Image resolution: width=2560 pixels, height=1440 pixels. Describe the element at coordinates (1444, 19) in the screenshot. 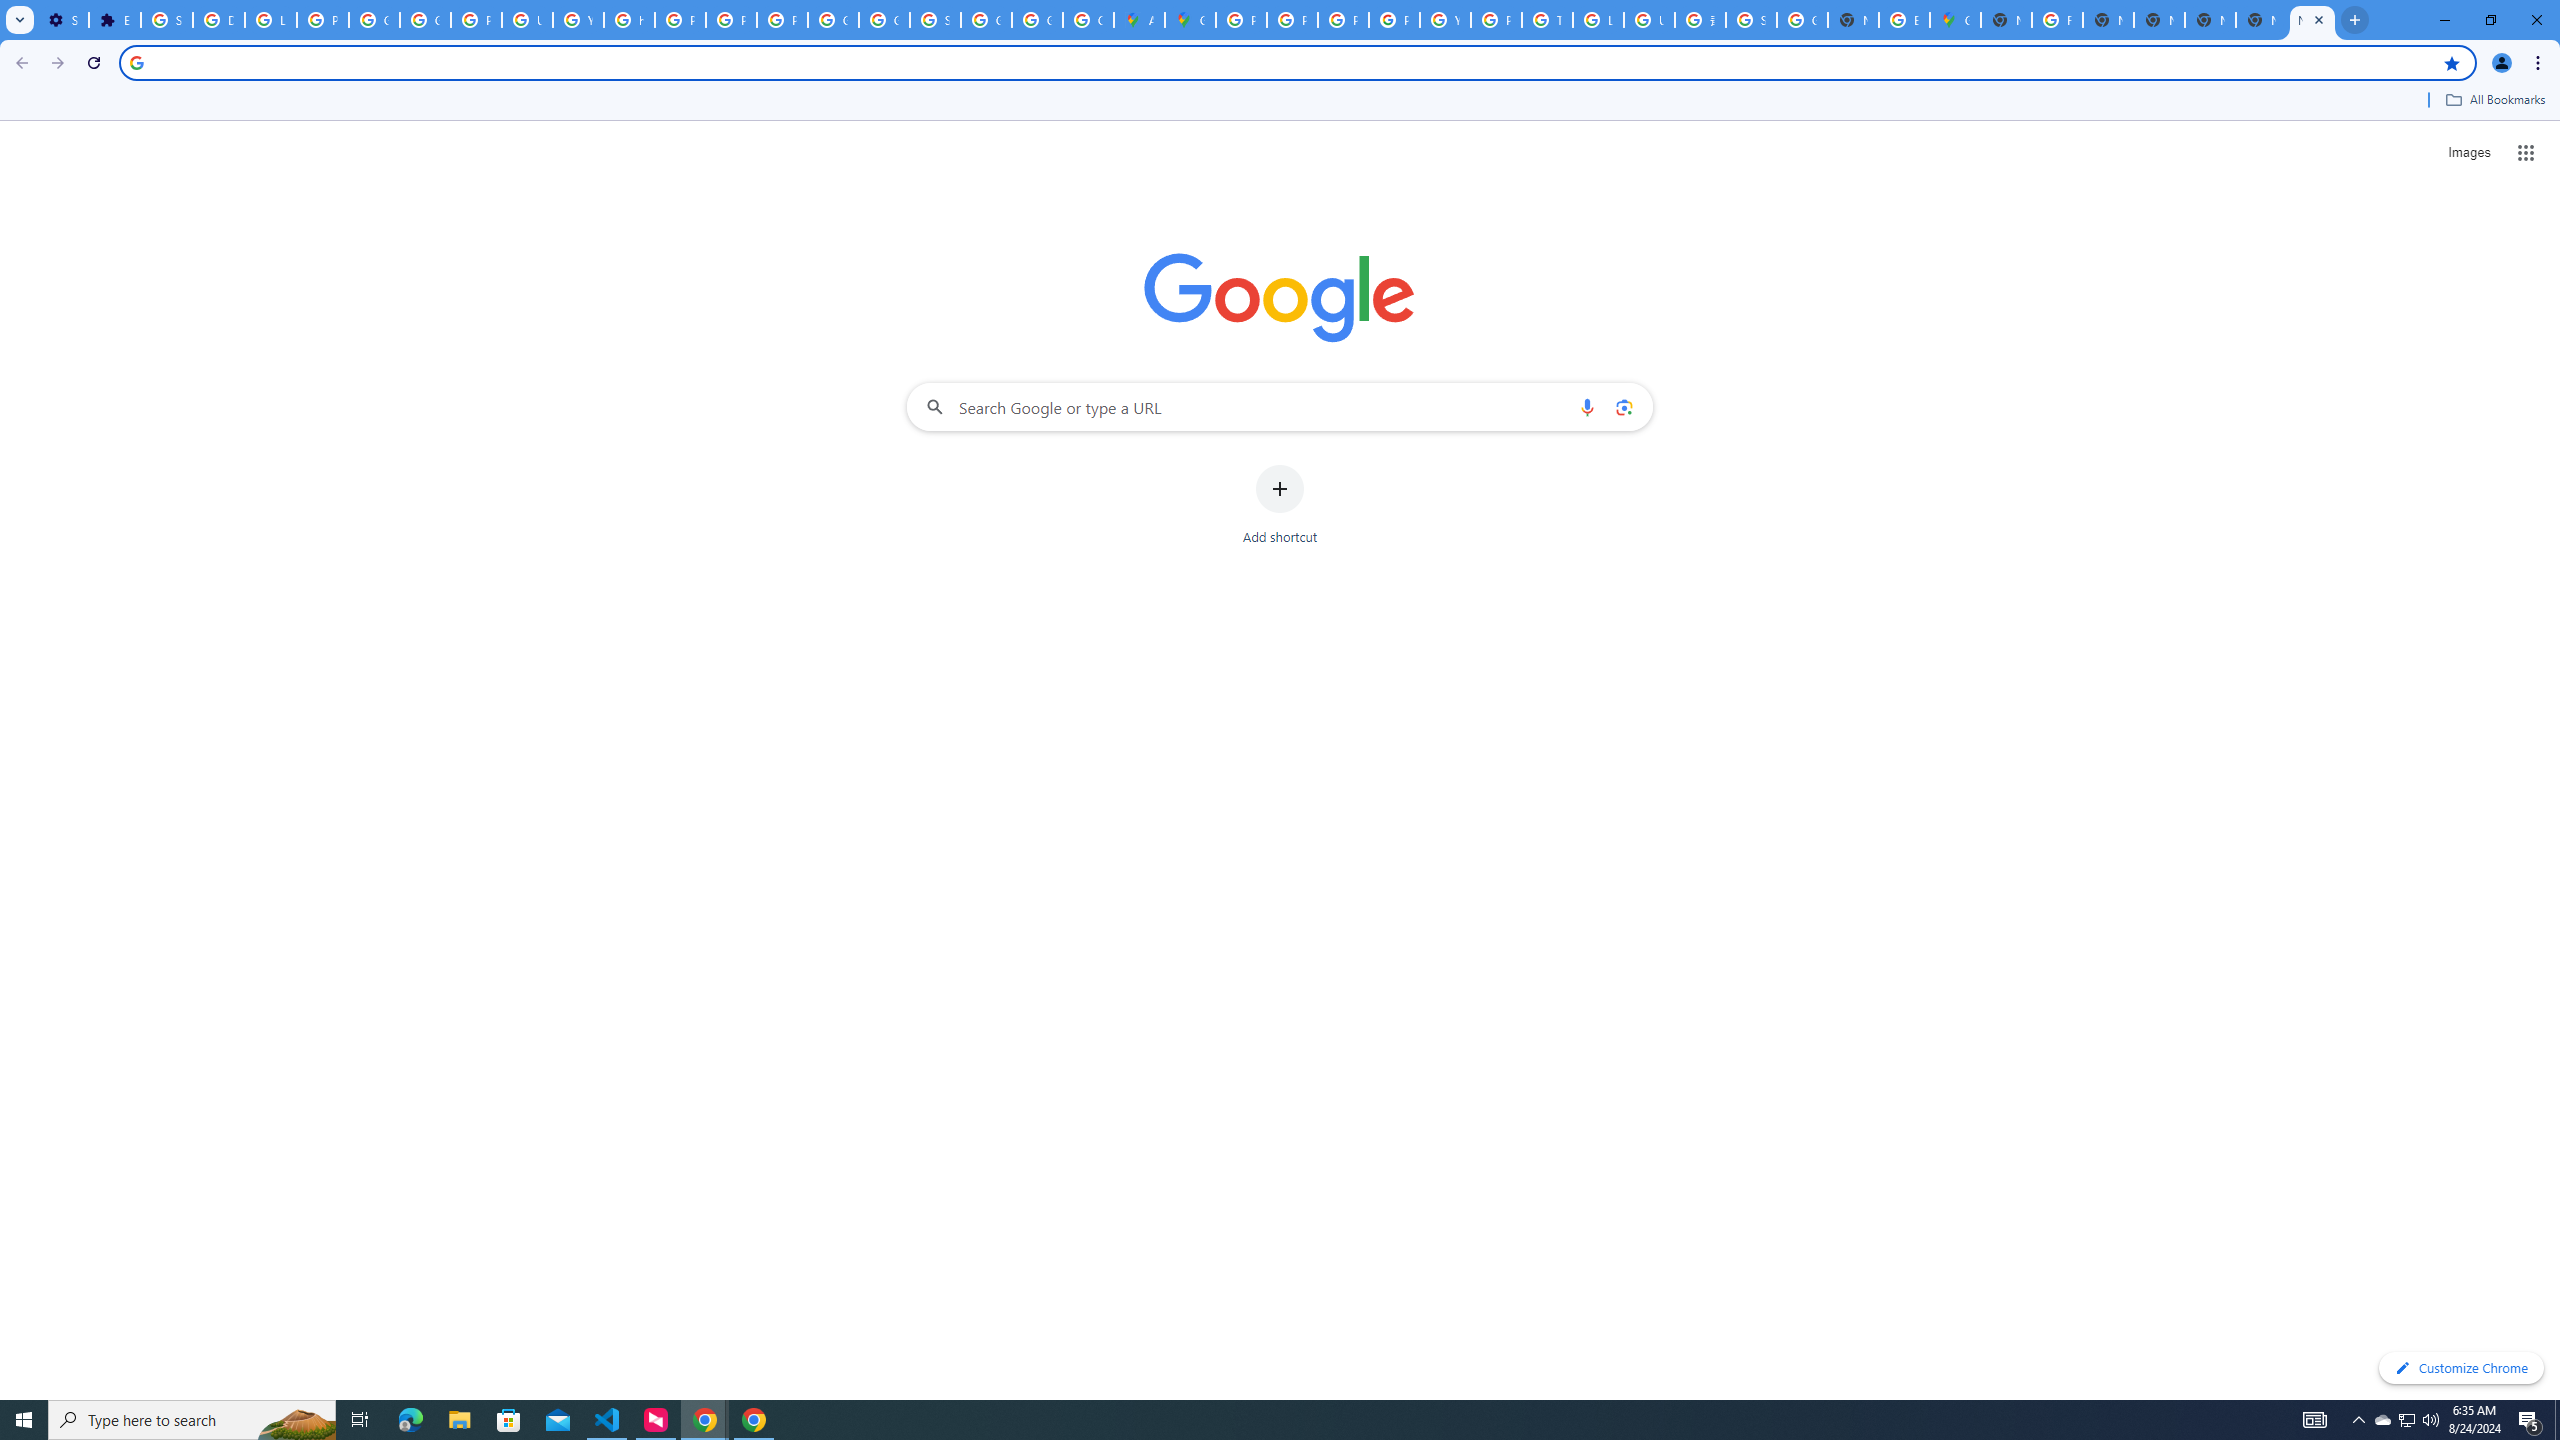

I see `'YouTube'` at that location.